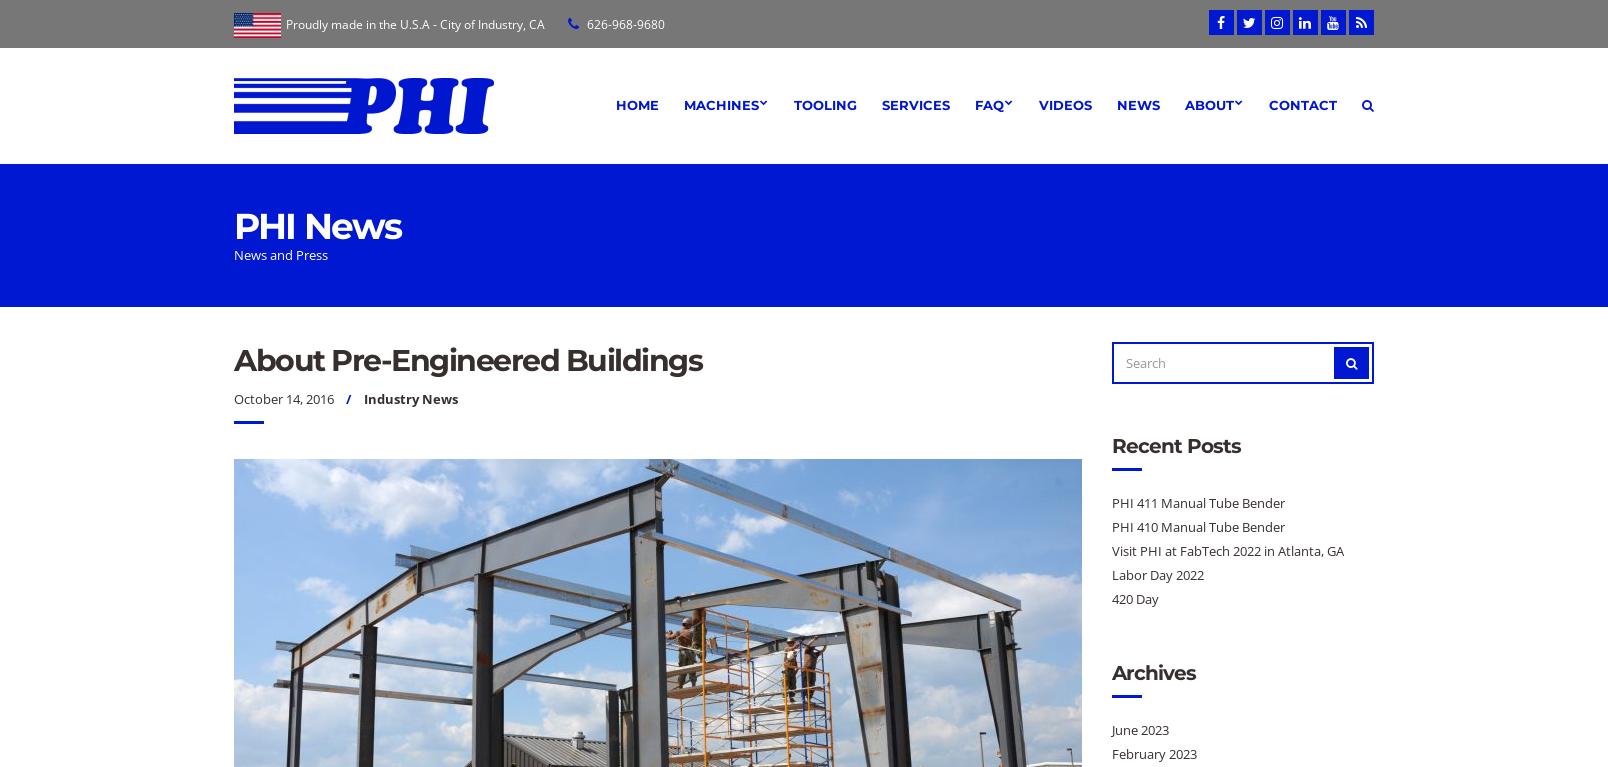  Describe the element at coordinates (794, 104) in the screenshot. I see `'Tooling'` at that location.